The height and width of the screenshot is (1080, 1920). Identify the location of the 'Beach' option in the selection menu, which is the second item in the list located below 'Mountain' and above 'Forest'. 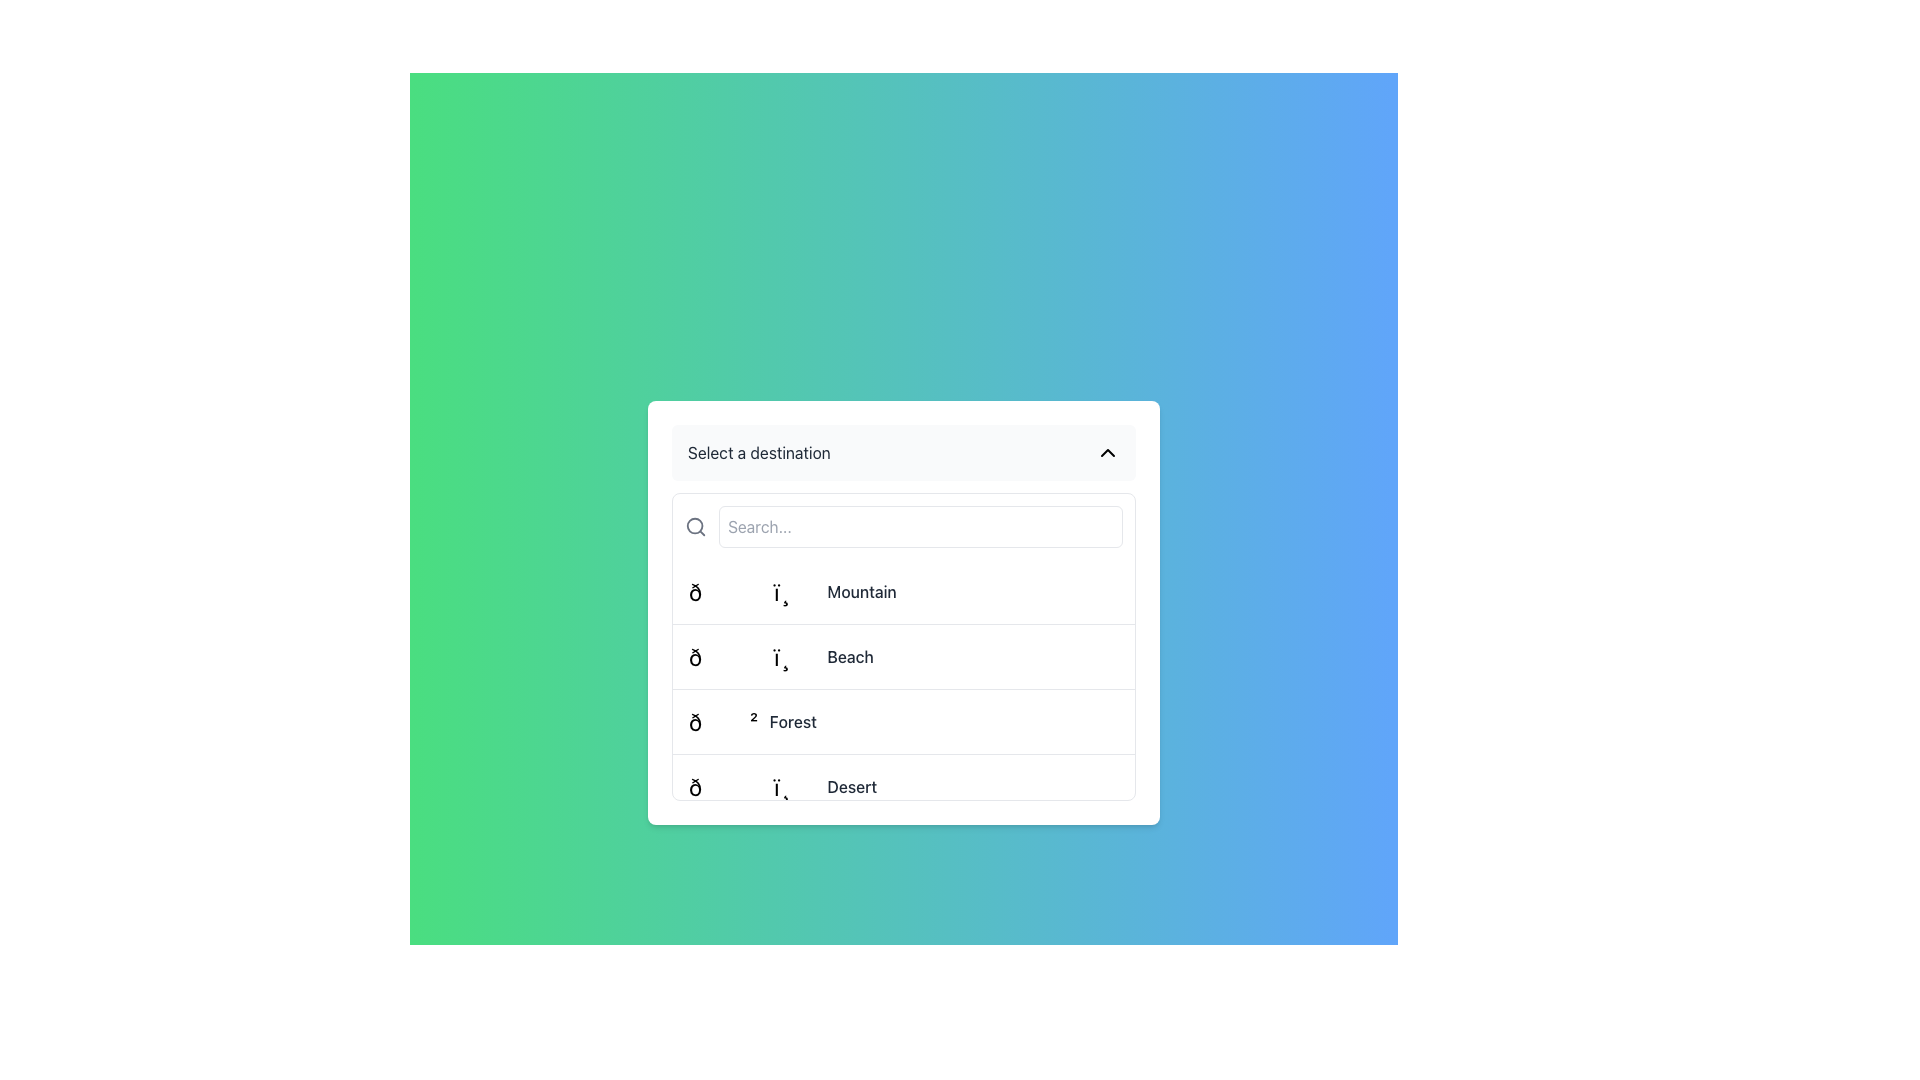
(902, 678).